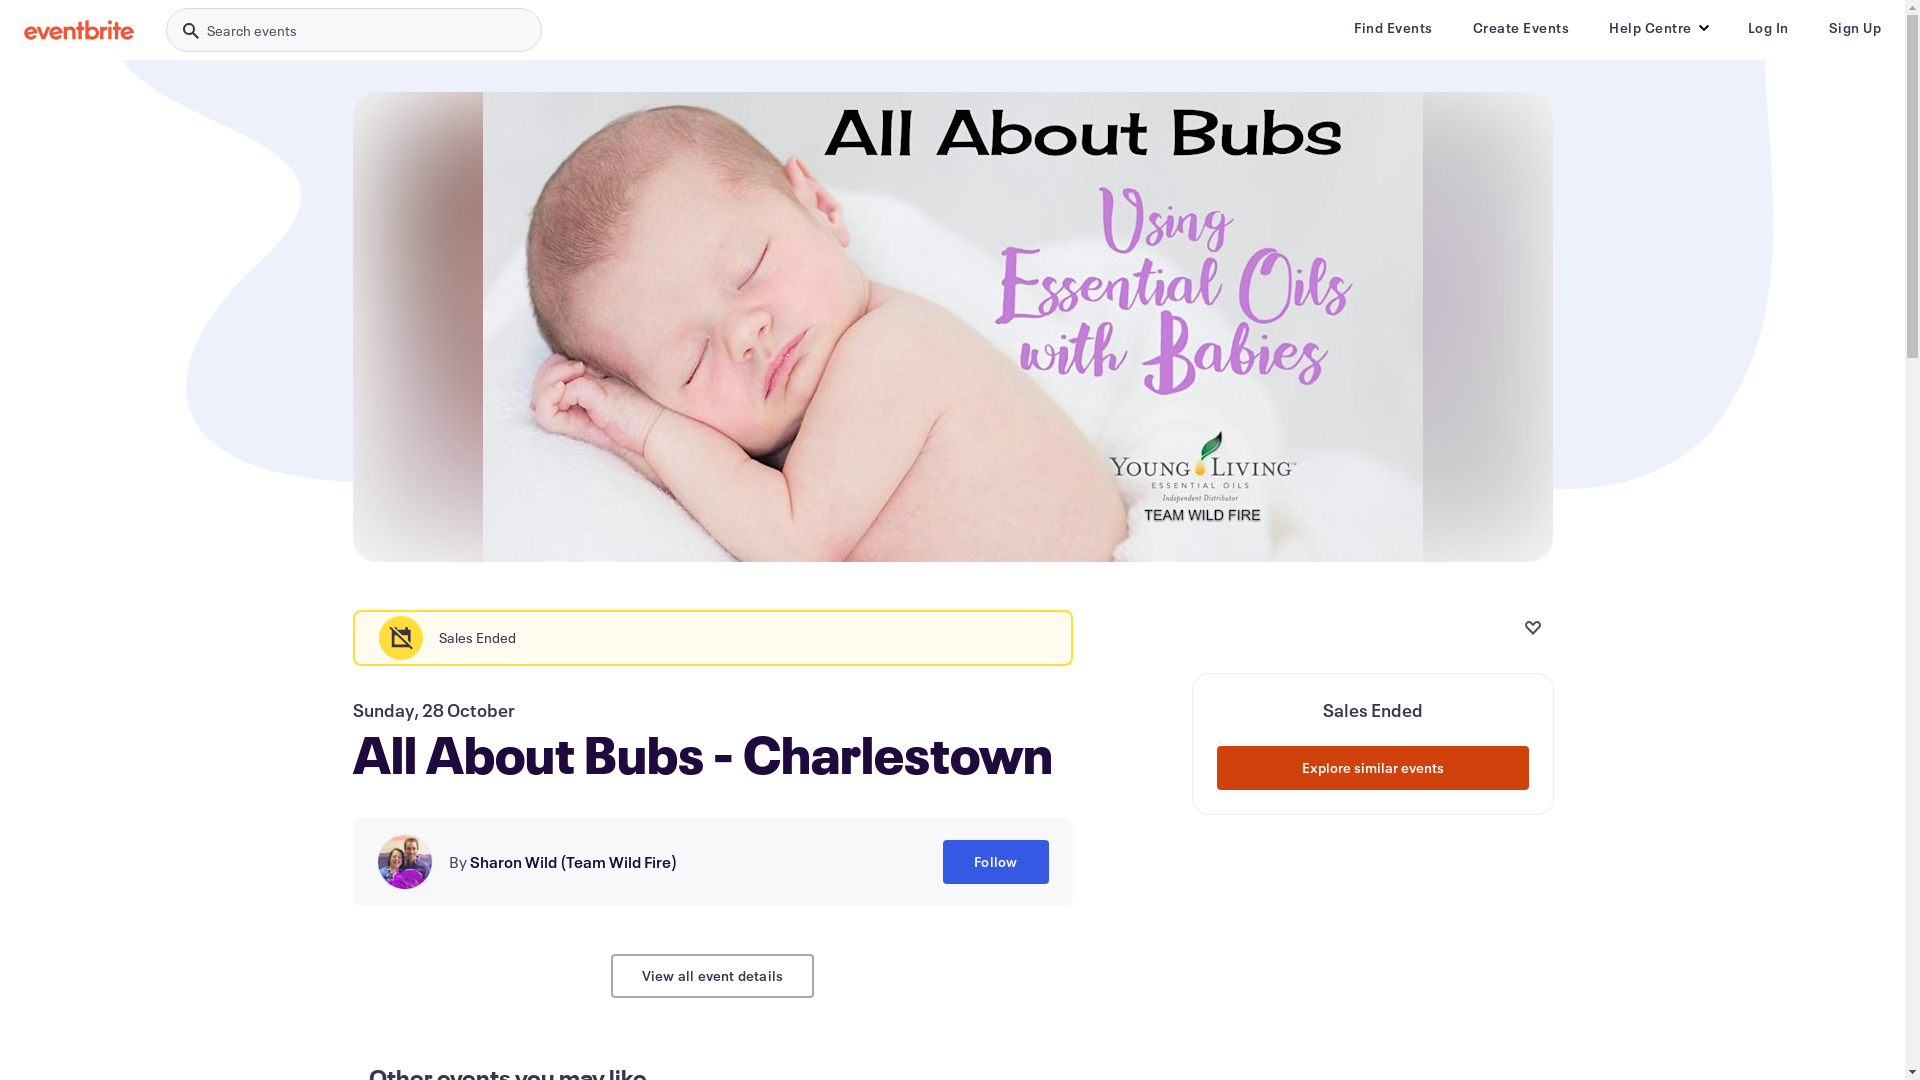 This screenshot has width=1920, height=1080. Describe the element at coordinates (995, 860) in the screenshot. I see `'Follow'` at that location.